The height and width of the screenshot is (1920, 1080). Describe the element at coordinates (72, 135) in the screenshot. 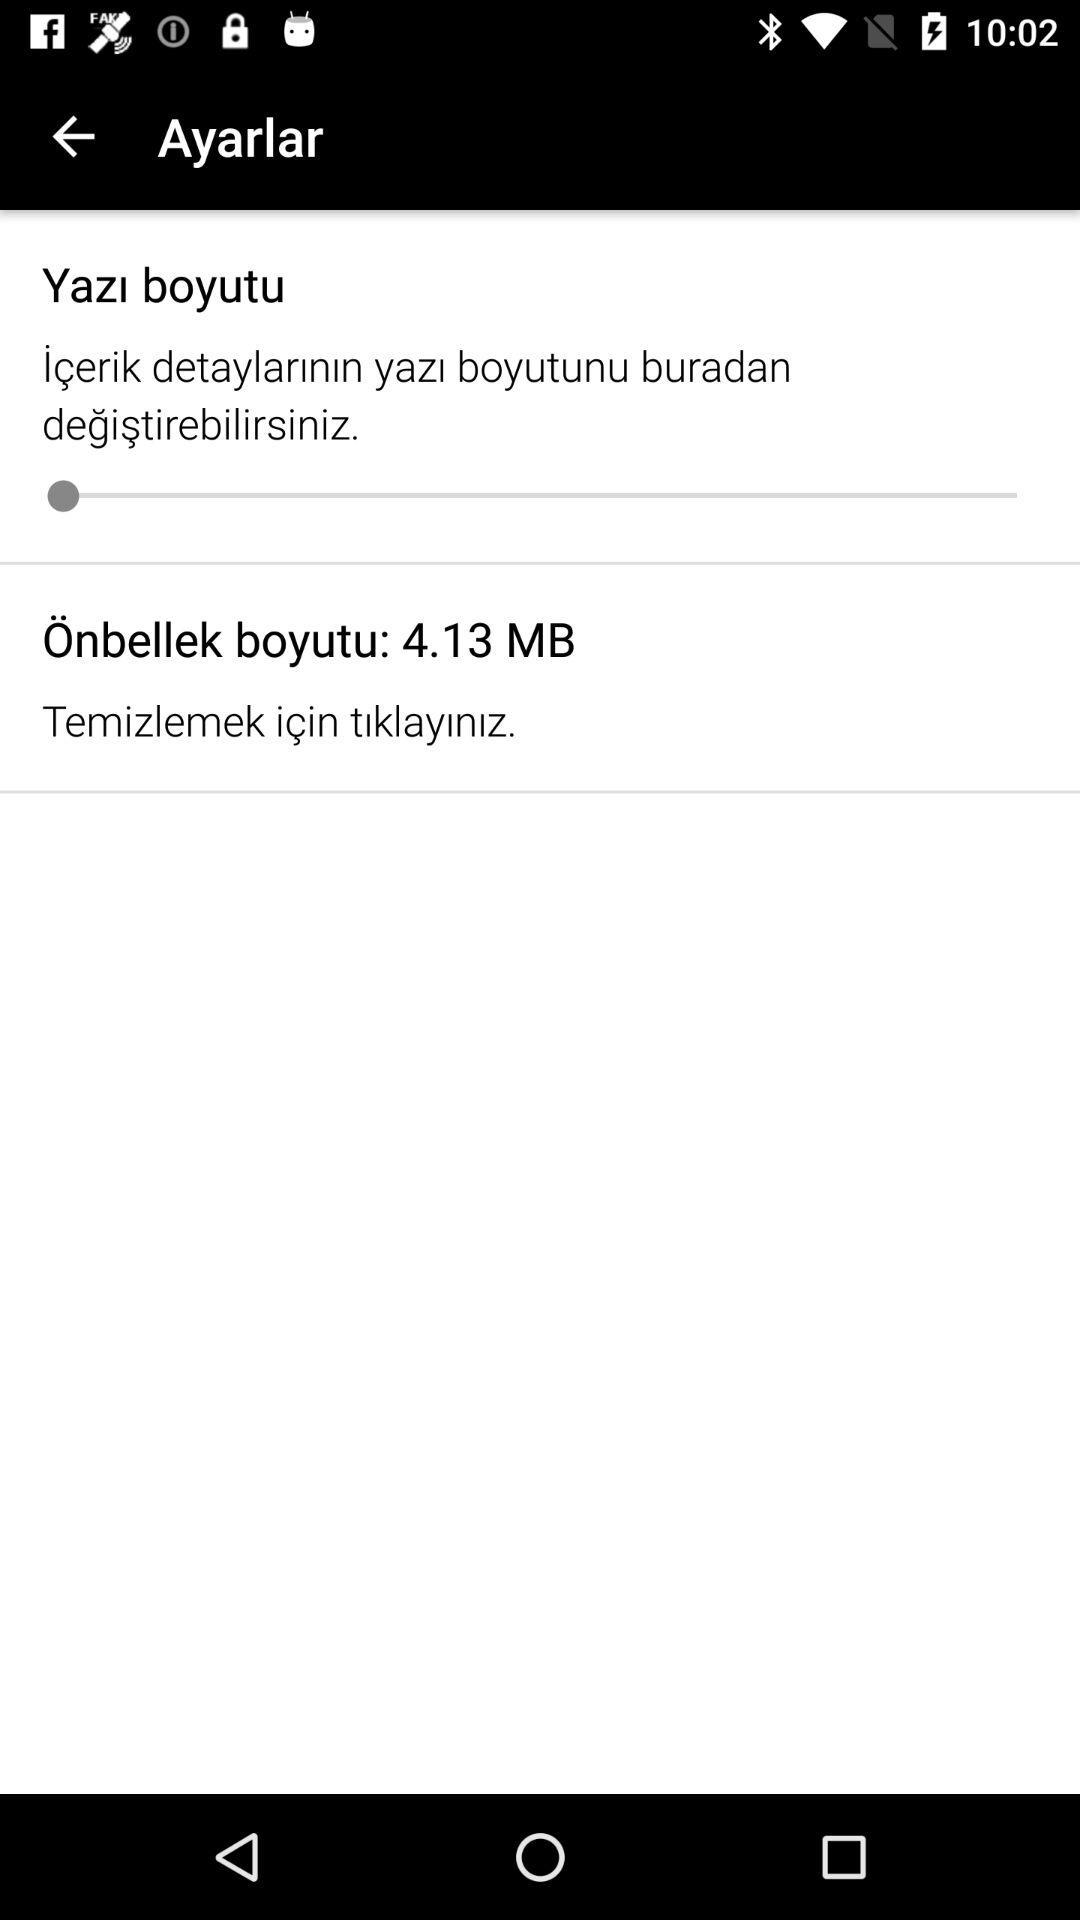

I see `the app to the left of the ayarlar` at that location.